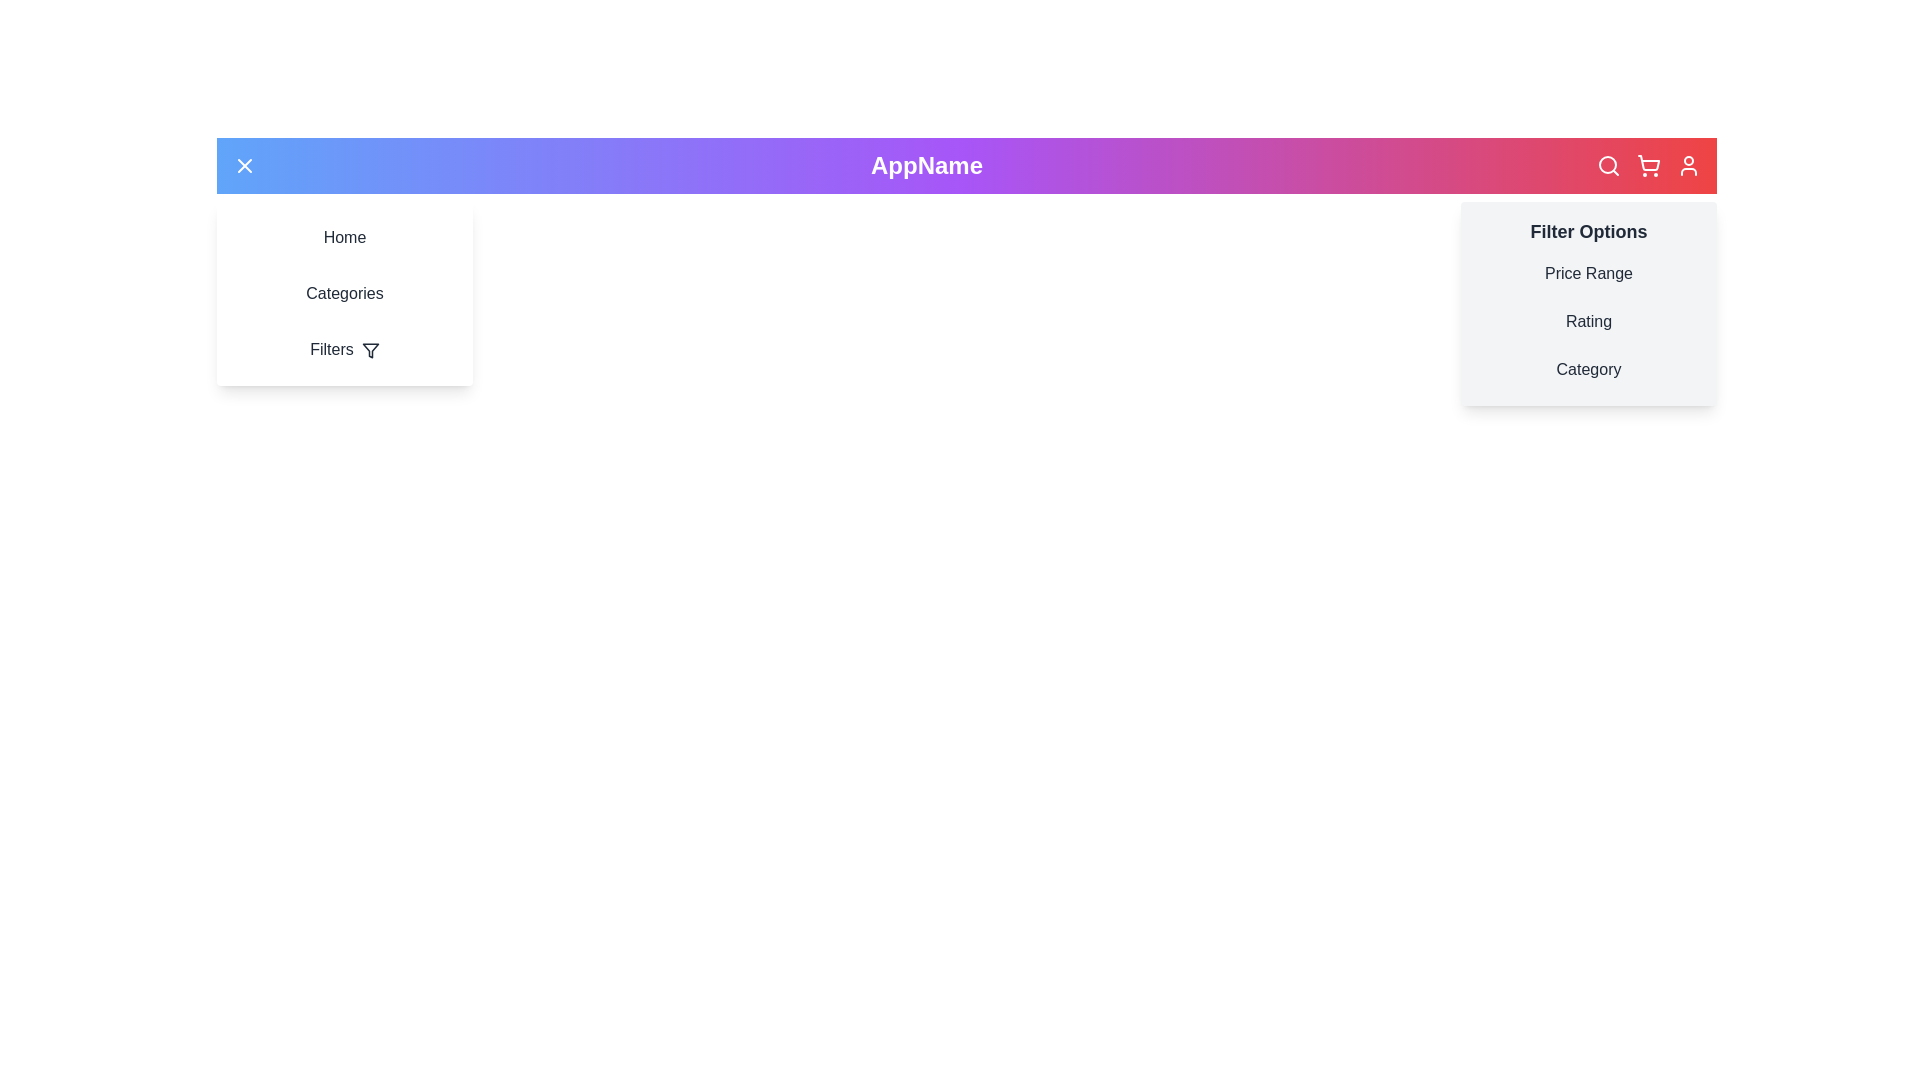  Describe the element at coordinates (925, 164) in the screenshot. I see `label displaying 'AppName' in a bold and large font at the center of the header bar layout` at that location.